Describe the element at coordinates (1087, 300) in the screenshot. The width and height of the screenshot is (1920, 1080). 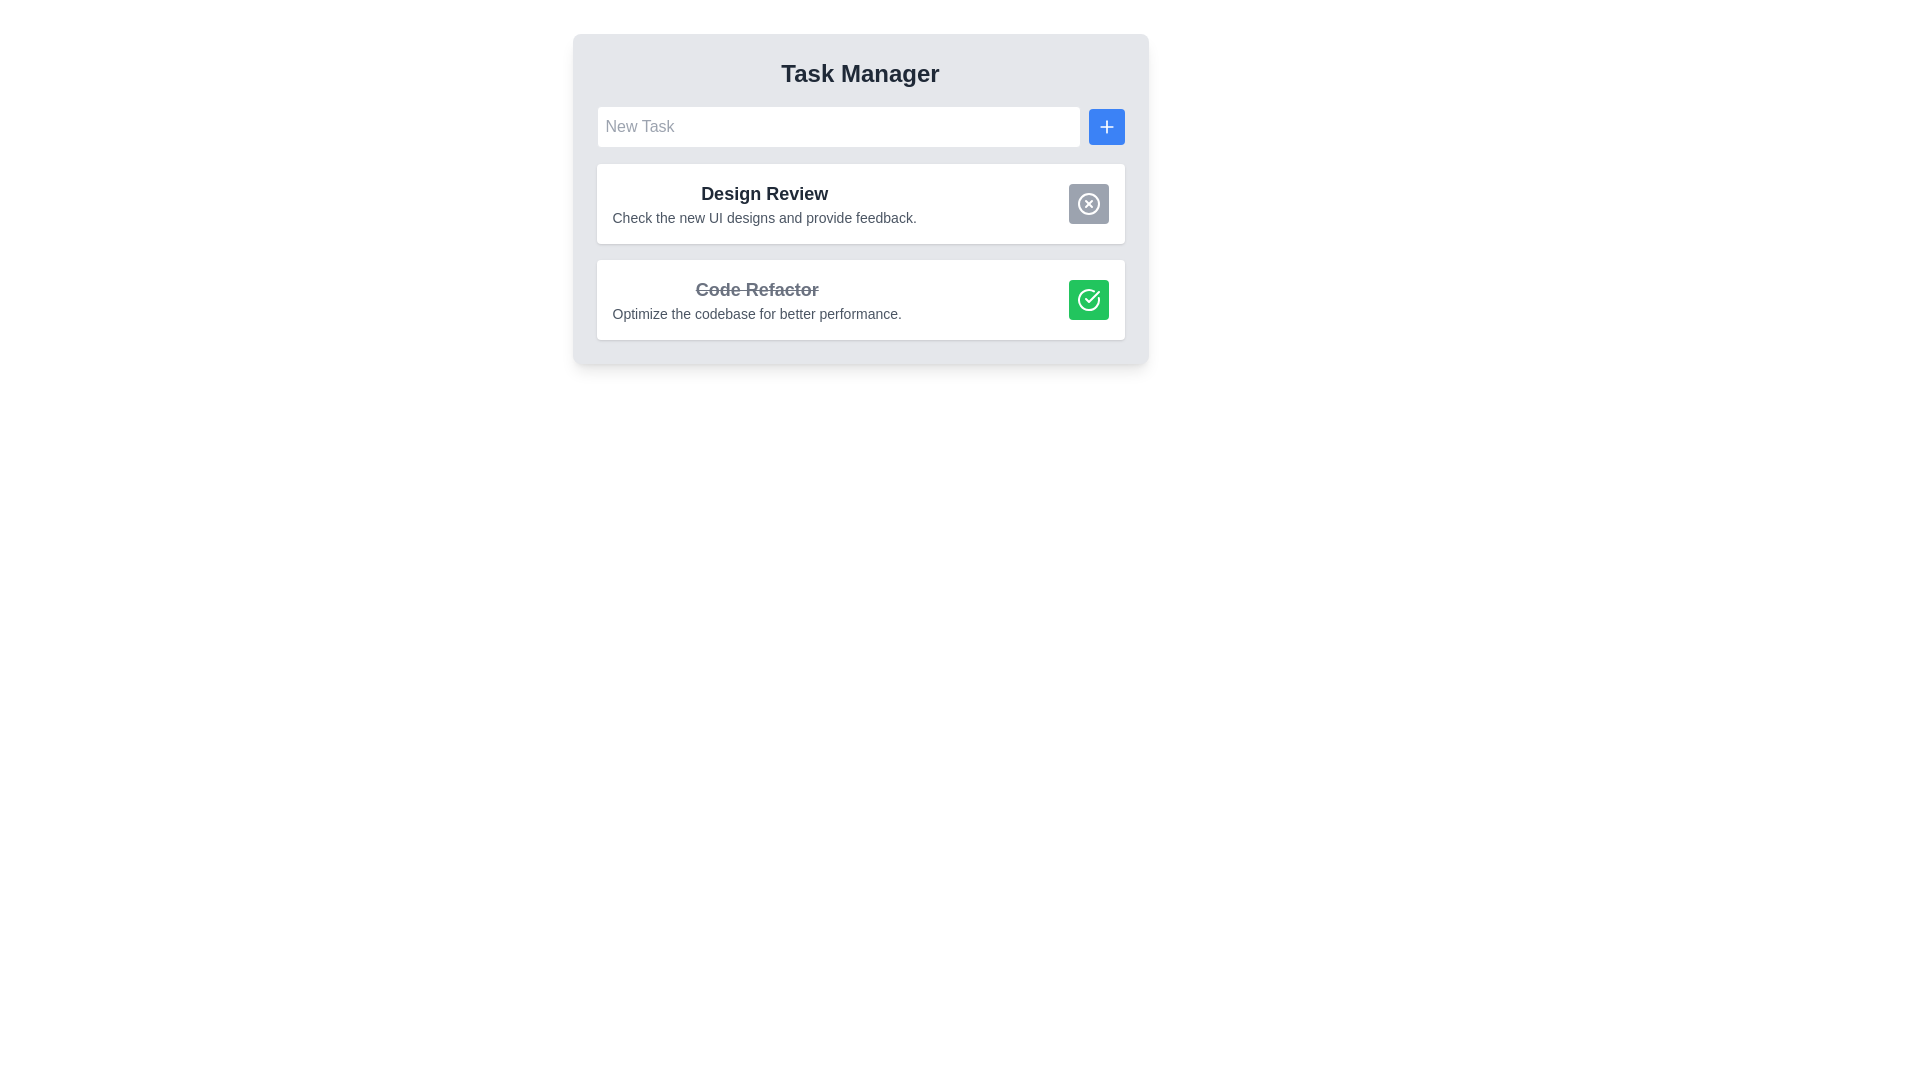
I see `the white circular icon with a green background featuring a checkmark design, which is centrally positioned within its green rounded button located to the right of the 'Code Refactor' text` at that location.